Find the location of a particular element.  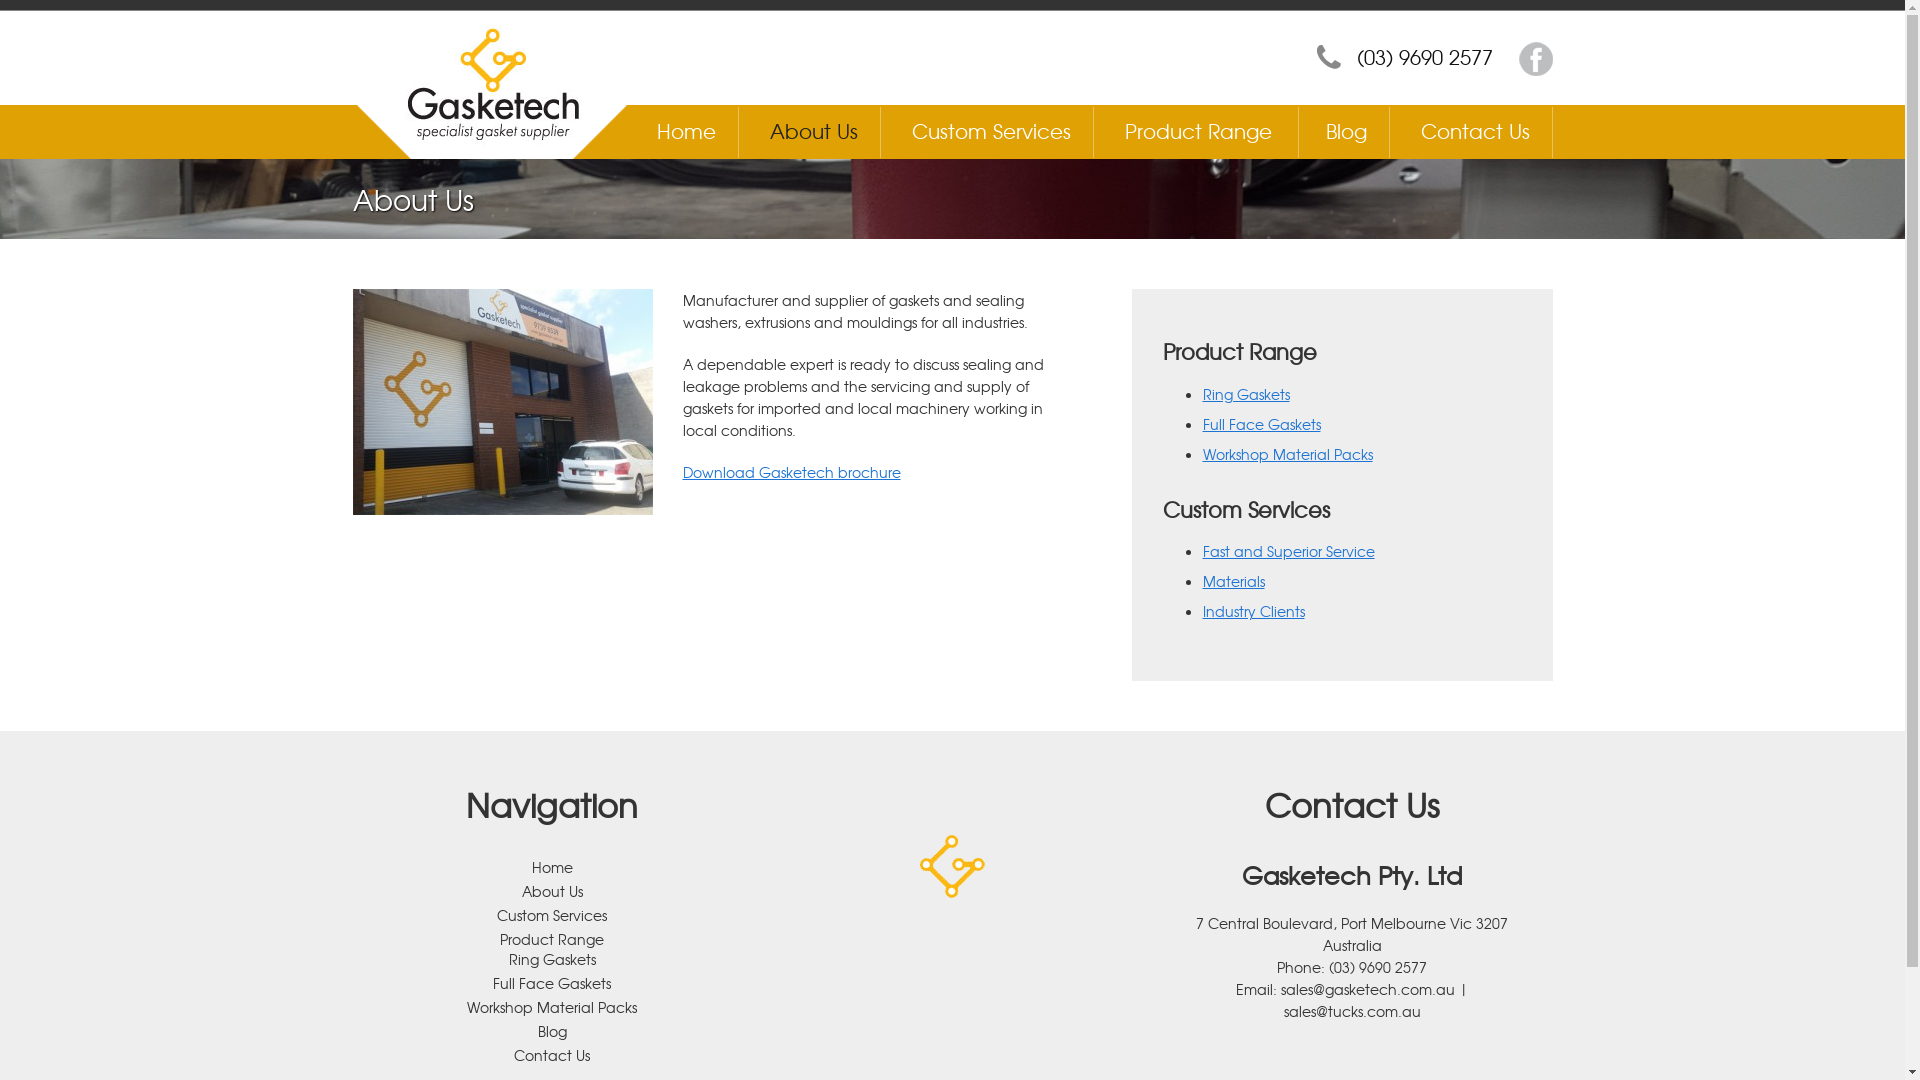

'Custom Services' is located at coordinates (991, 130).